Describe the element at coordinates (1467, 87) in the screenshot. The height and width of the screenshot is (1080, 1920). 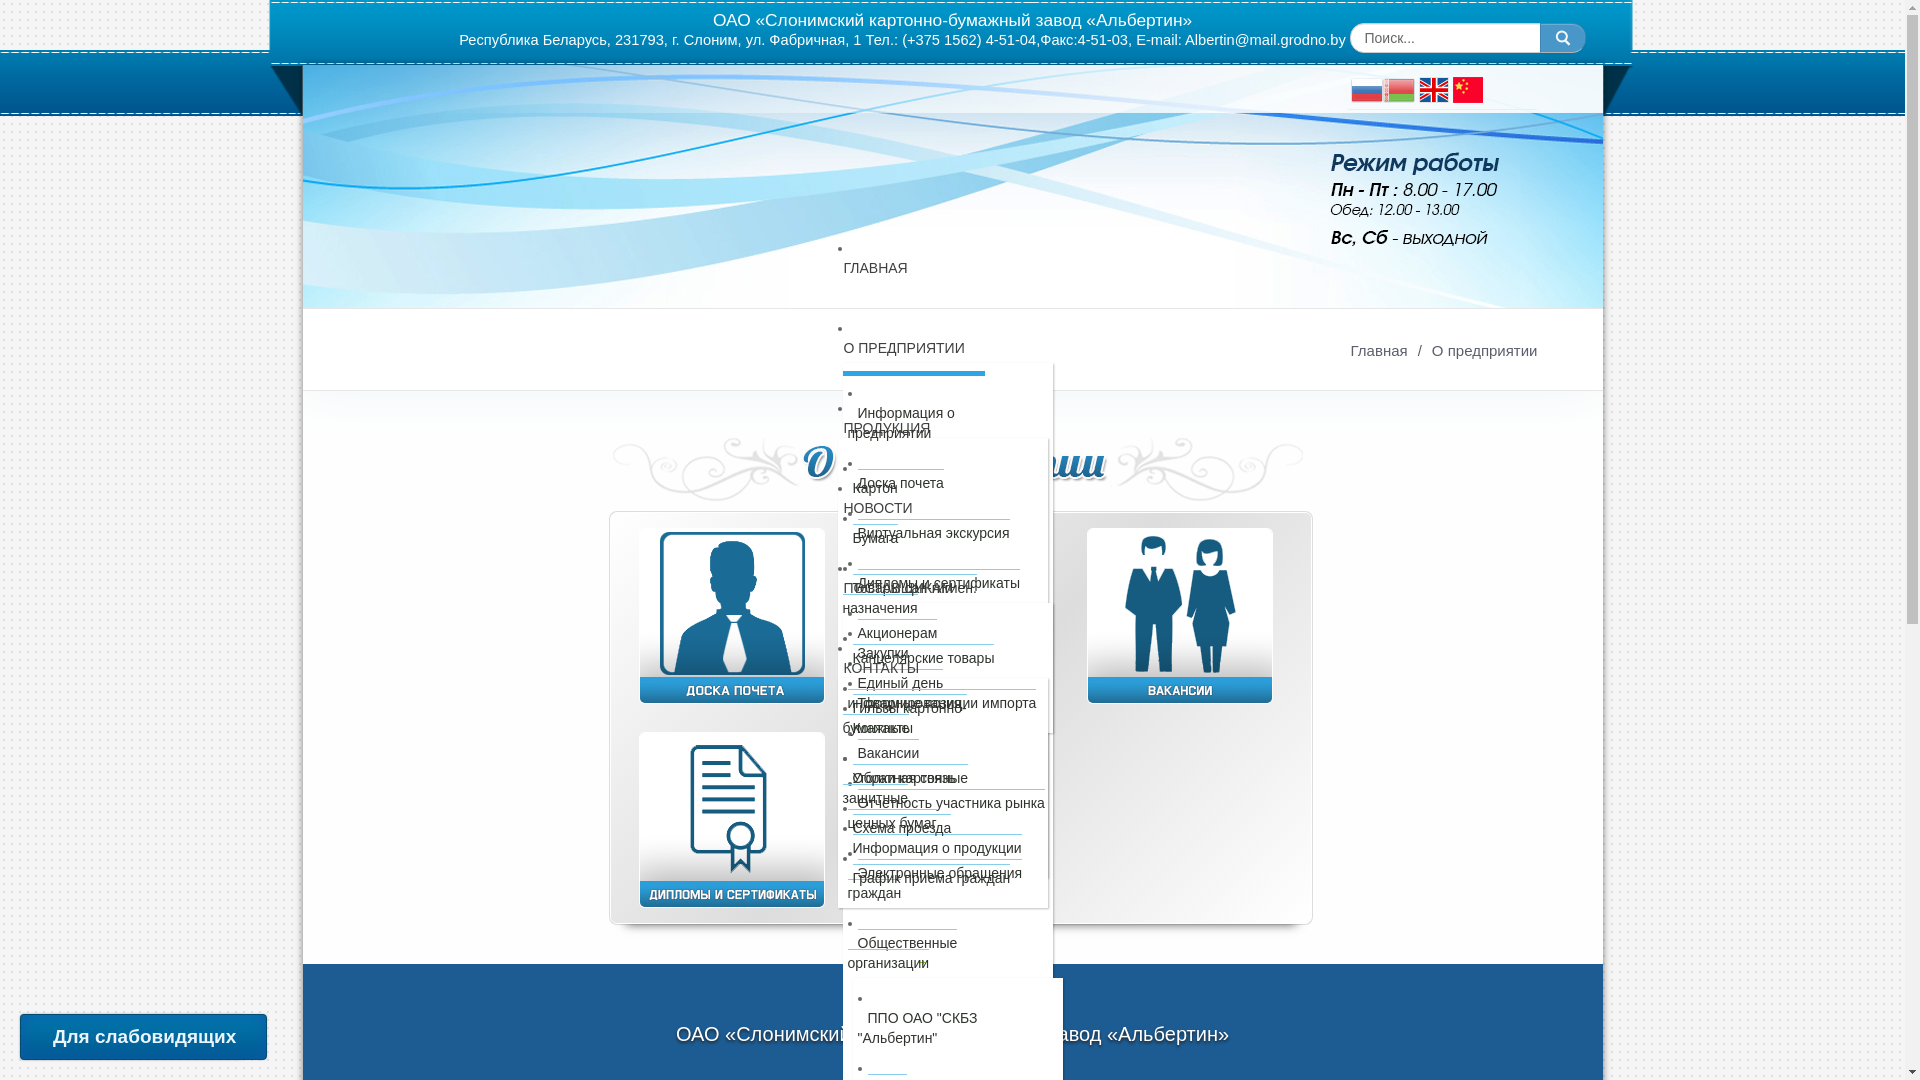
I see `'Chinese'` at that location.